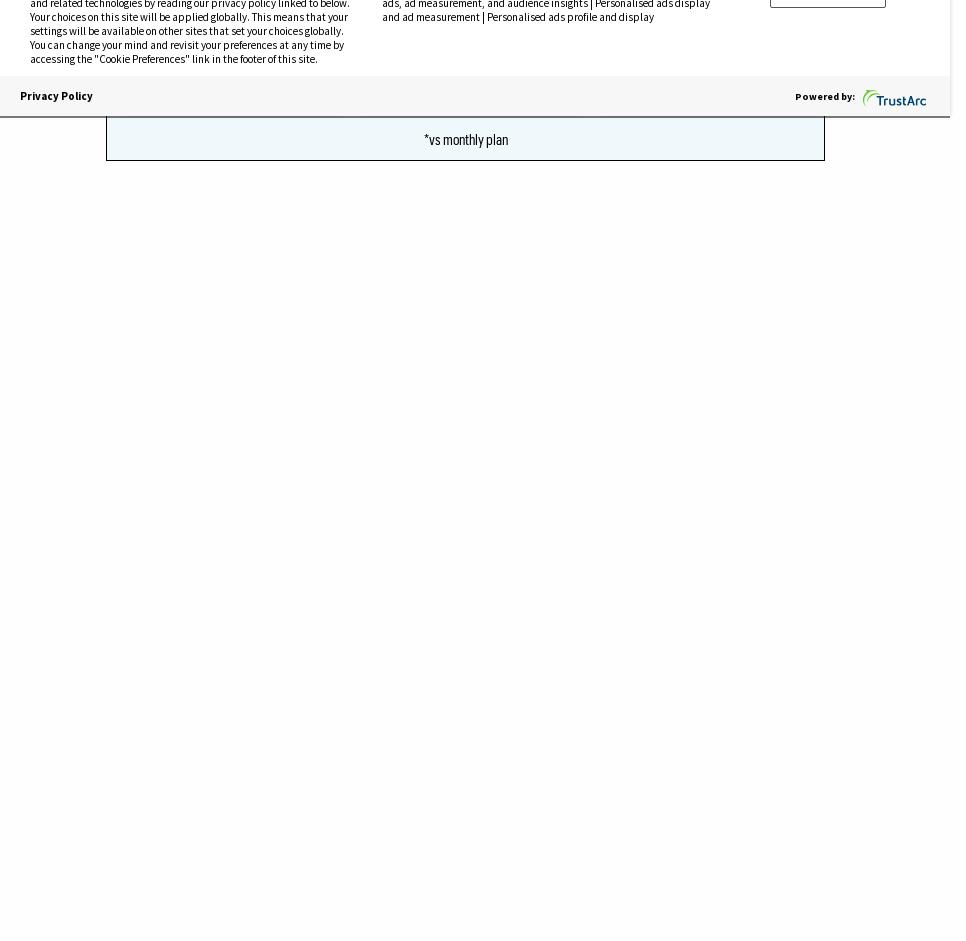 The width and height of the screenshot is (966, 941). I want to click on 'NPR reports.', so click(525, 218).